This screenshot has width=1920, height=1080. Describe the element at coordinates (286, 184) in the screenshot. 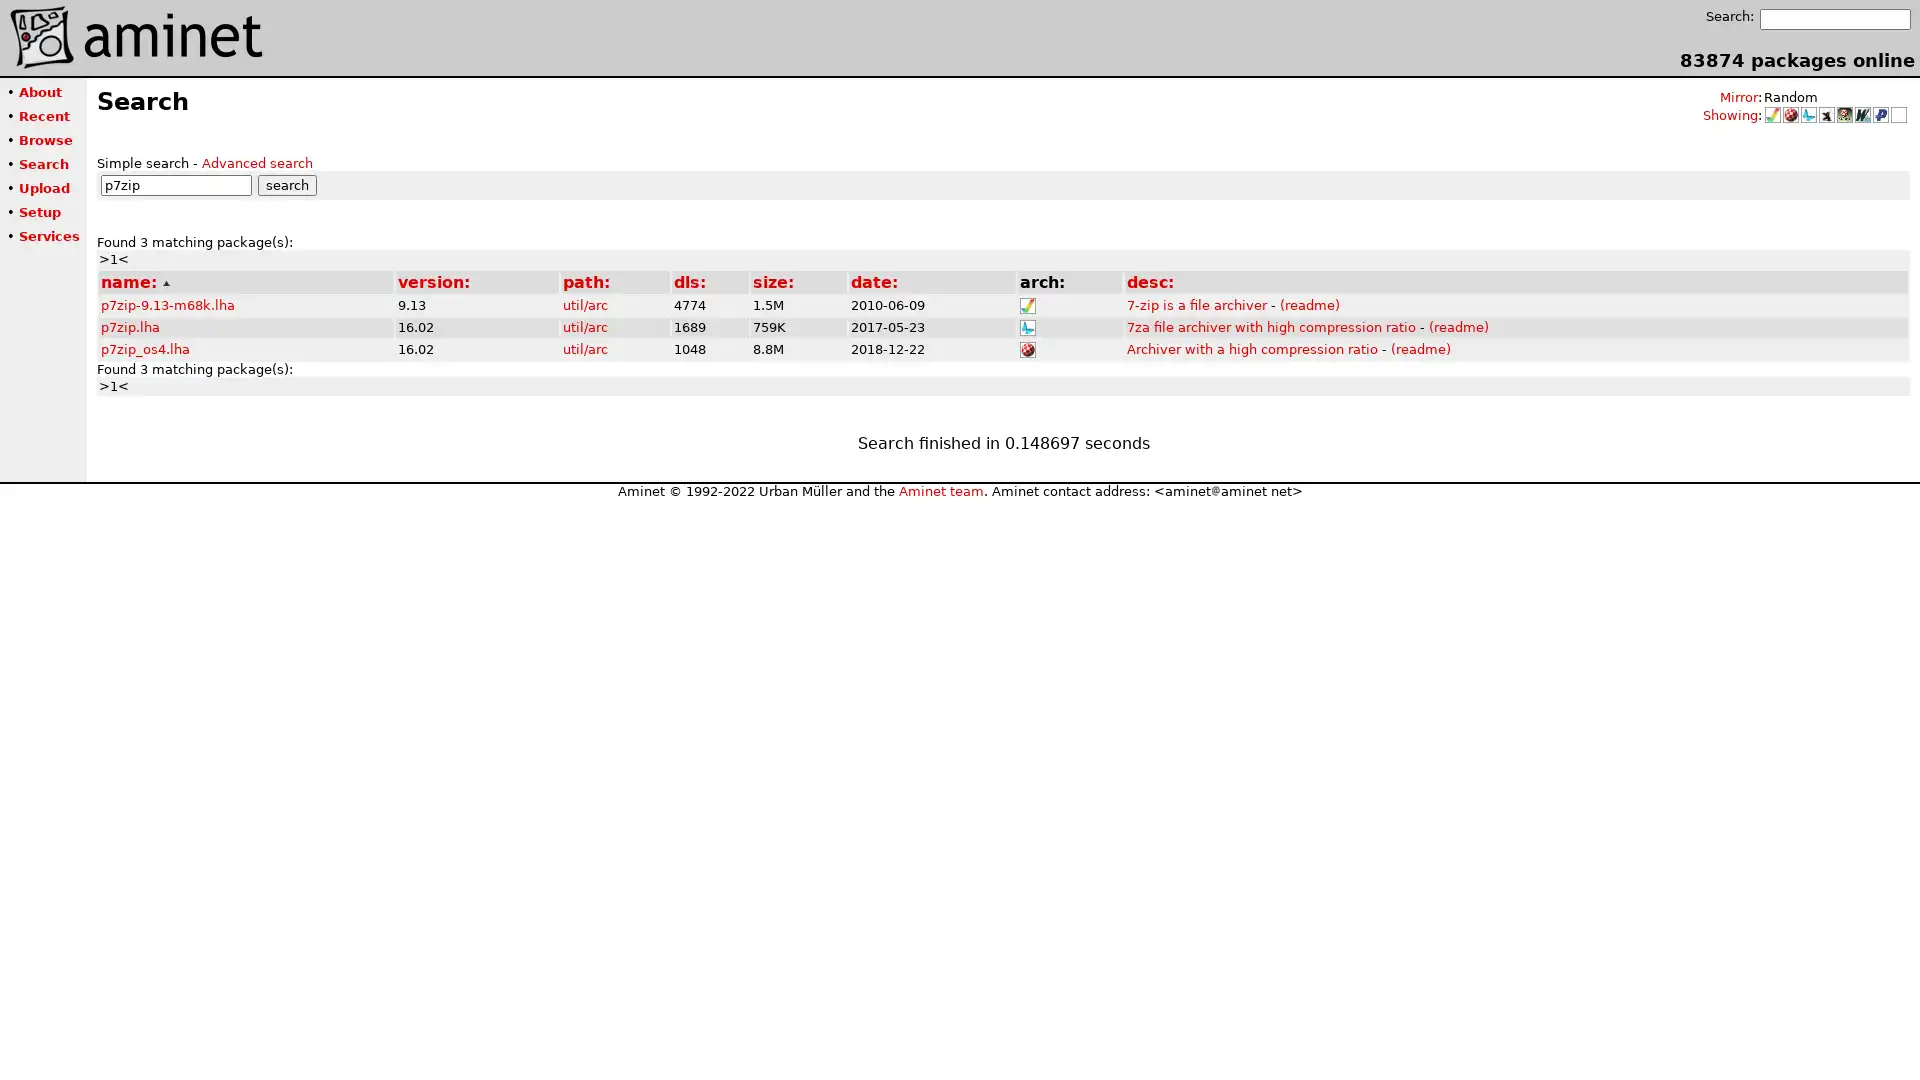

I see `search` at that location.